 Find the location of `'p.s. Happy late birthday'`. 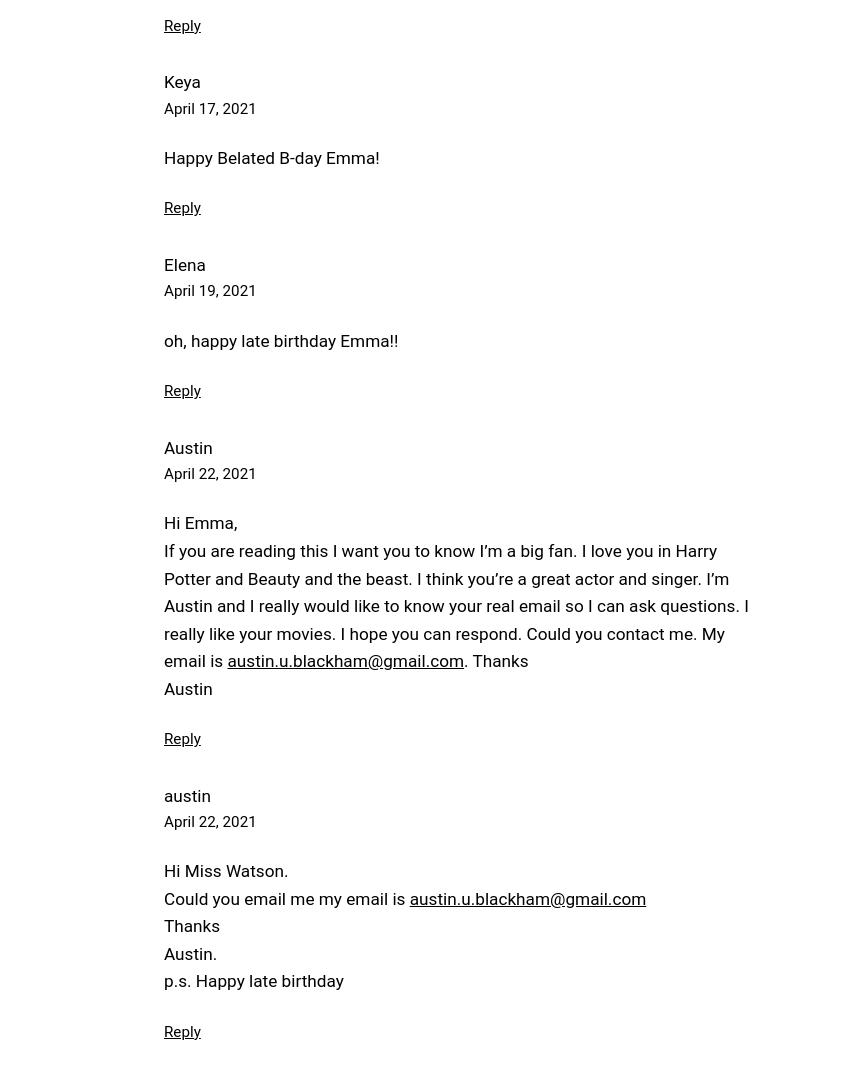

'p.s. Happy late birthday' is located at coordinates (253, 979).